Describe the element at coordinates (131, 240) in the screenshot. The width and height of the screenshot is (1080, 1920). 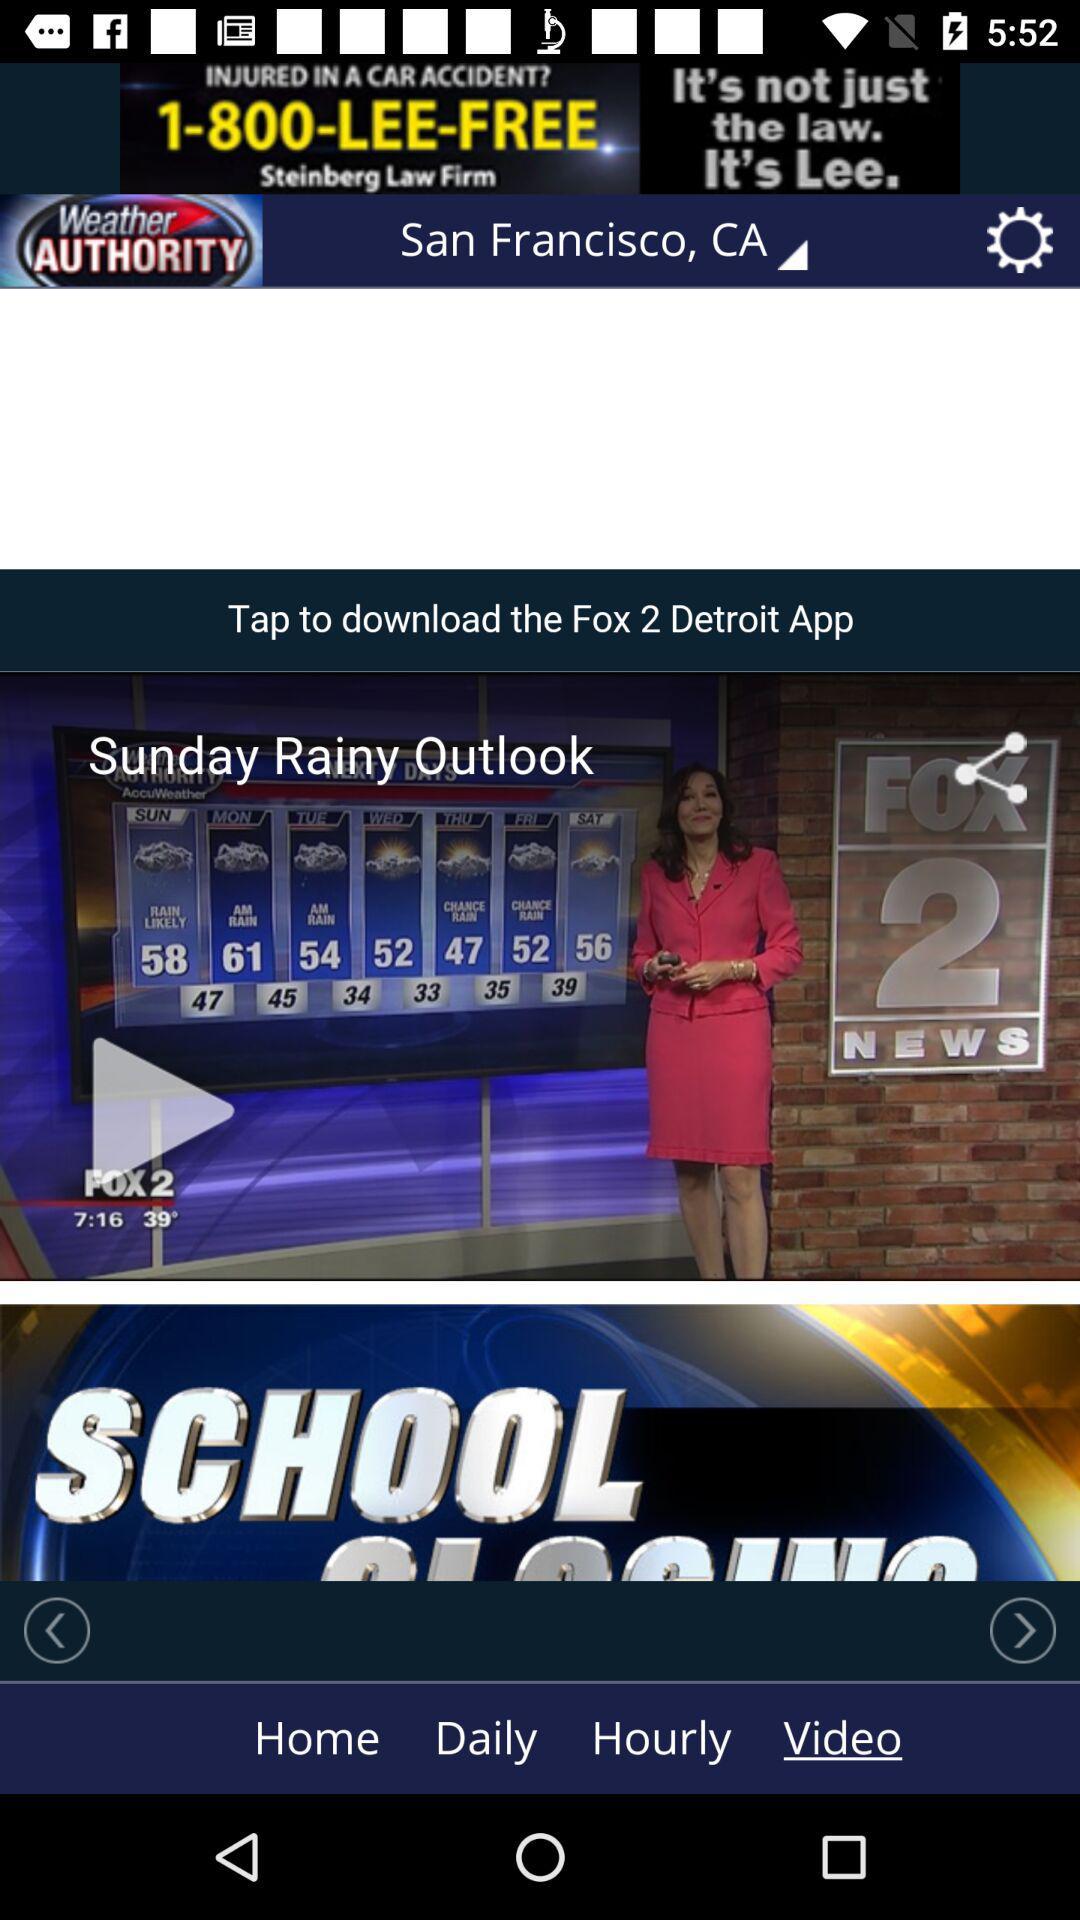
I see `weather authority` at that location.